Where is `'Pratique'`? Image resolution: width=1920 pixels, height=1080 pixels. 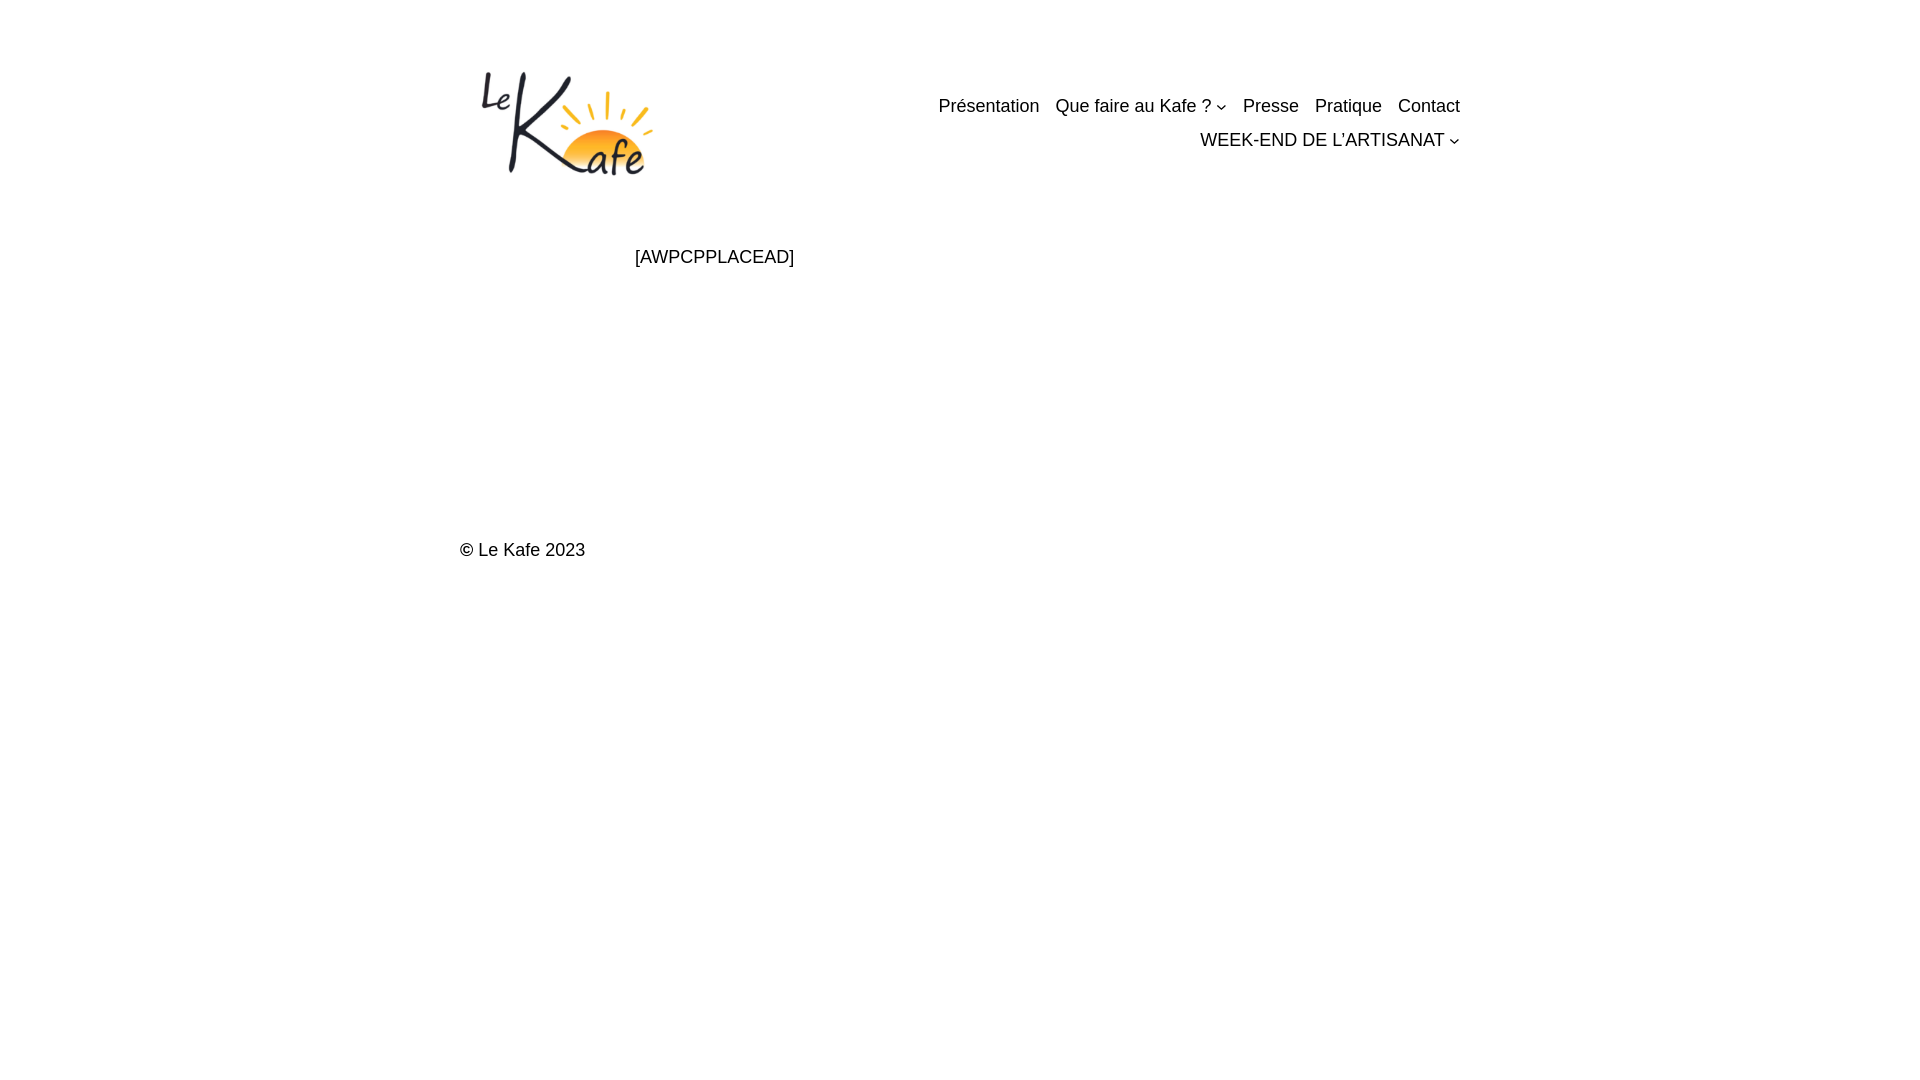
'Pratique' is located at coordinates (1348, 105).